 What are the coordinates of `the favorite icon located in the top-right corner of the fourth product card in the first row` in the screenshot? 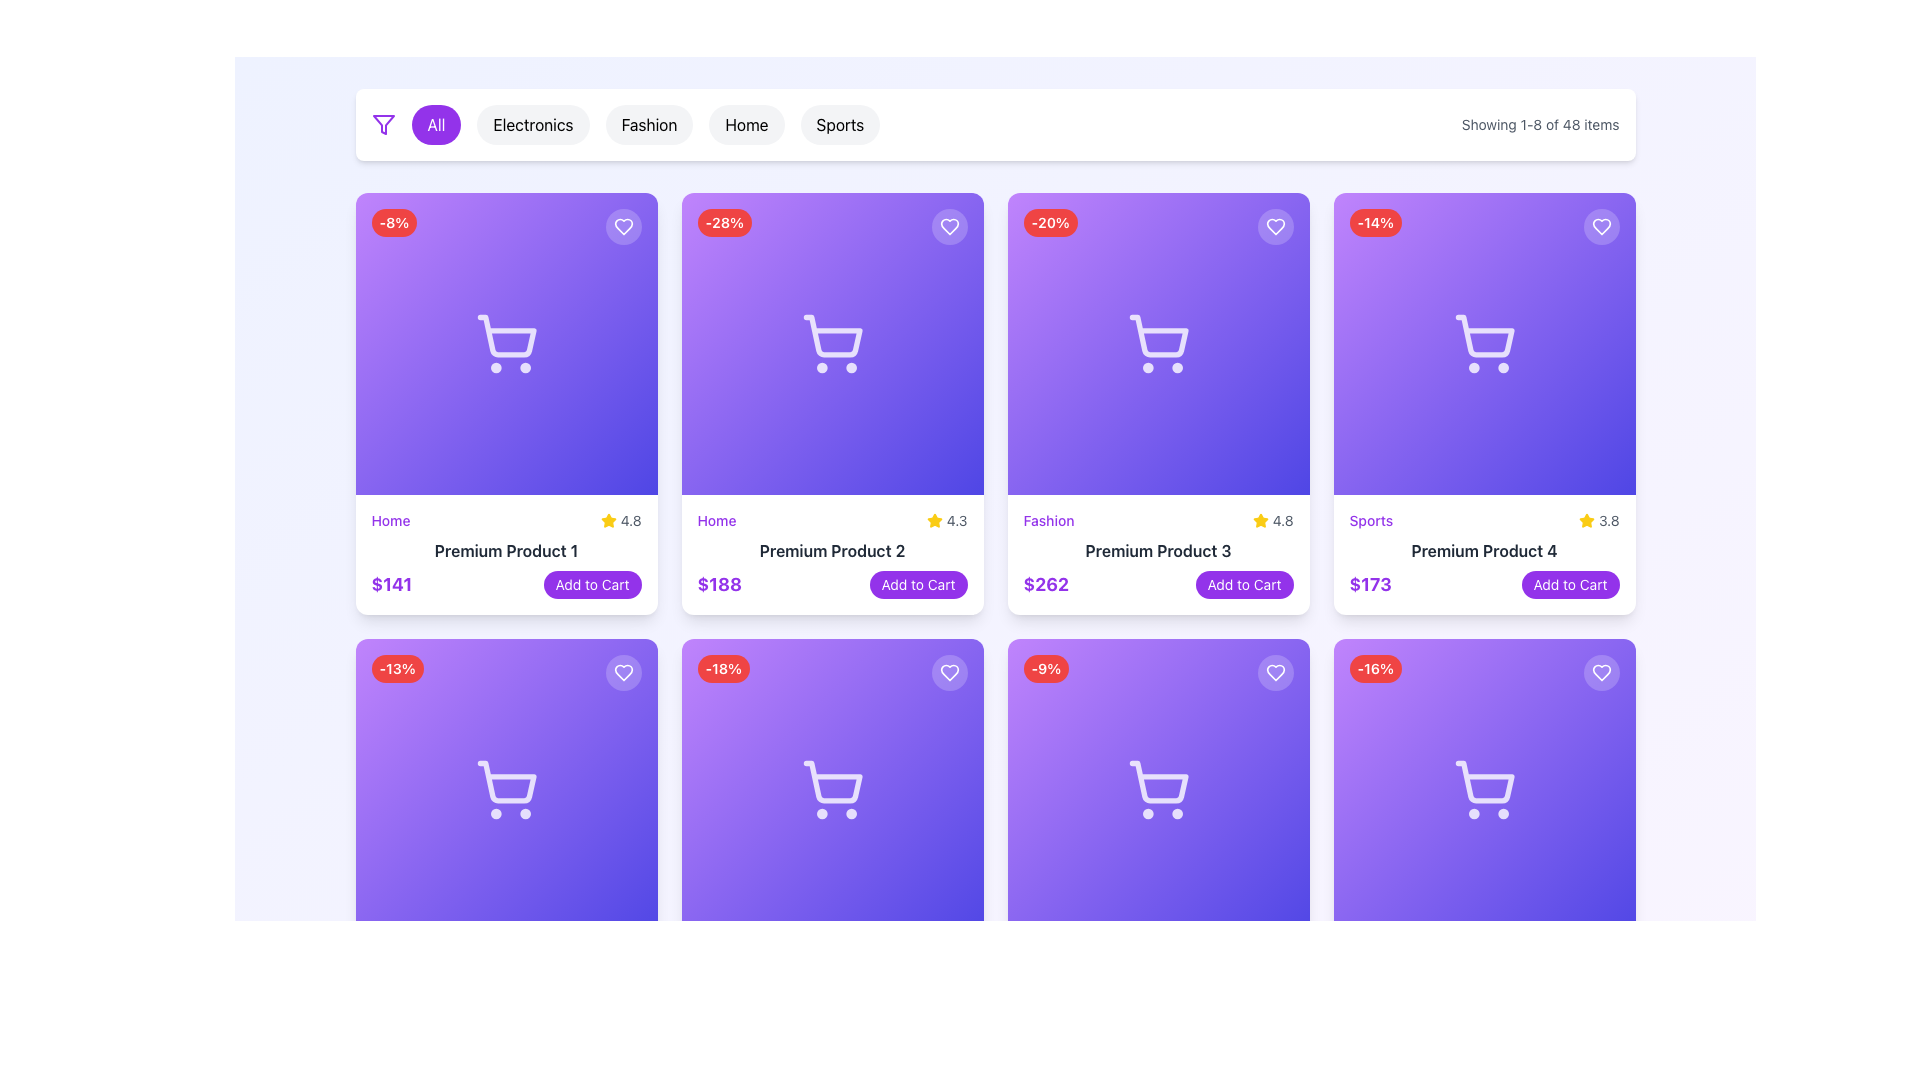 It's located at (1601, 226).